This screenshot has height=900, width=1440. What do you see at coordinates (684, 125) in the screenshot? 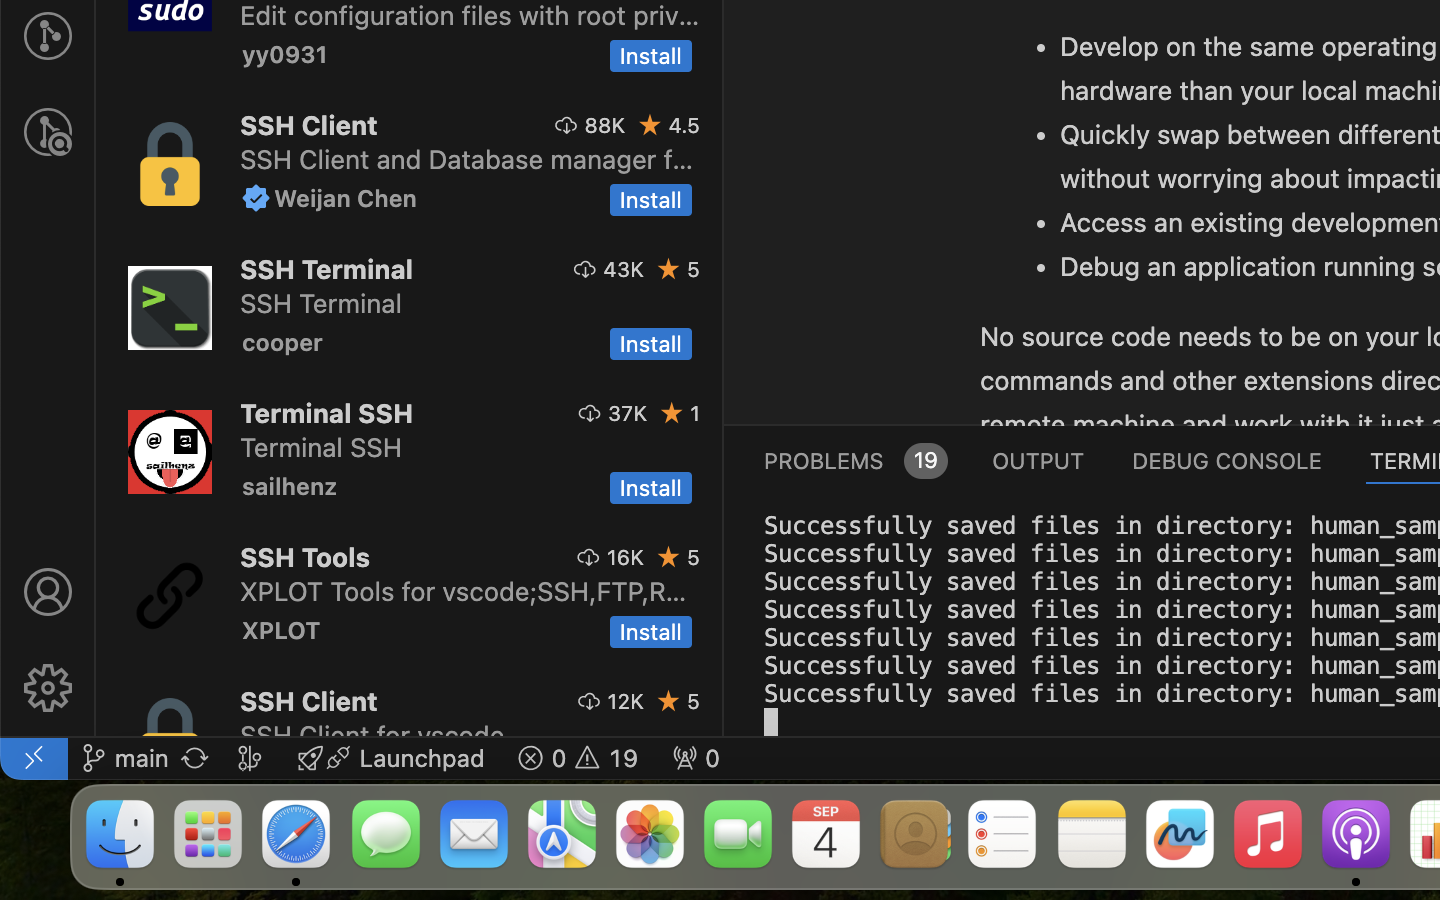
I see `'4.5'` at bounding box center [684, 125].